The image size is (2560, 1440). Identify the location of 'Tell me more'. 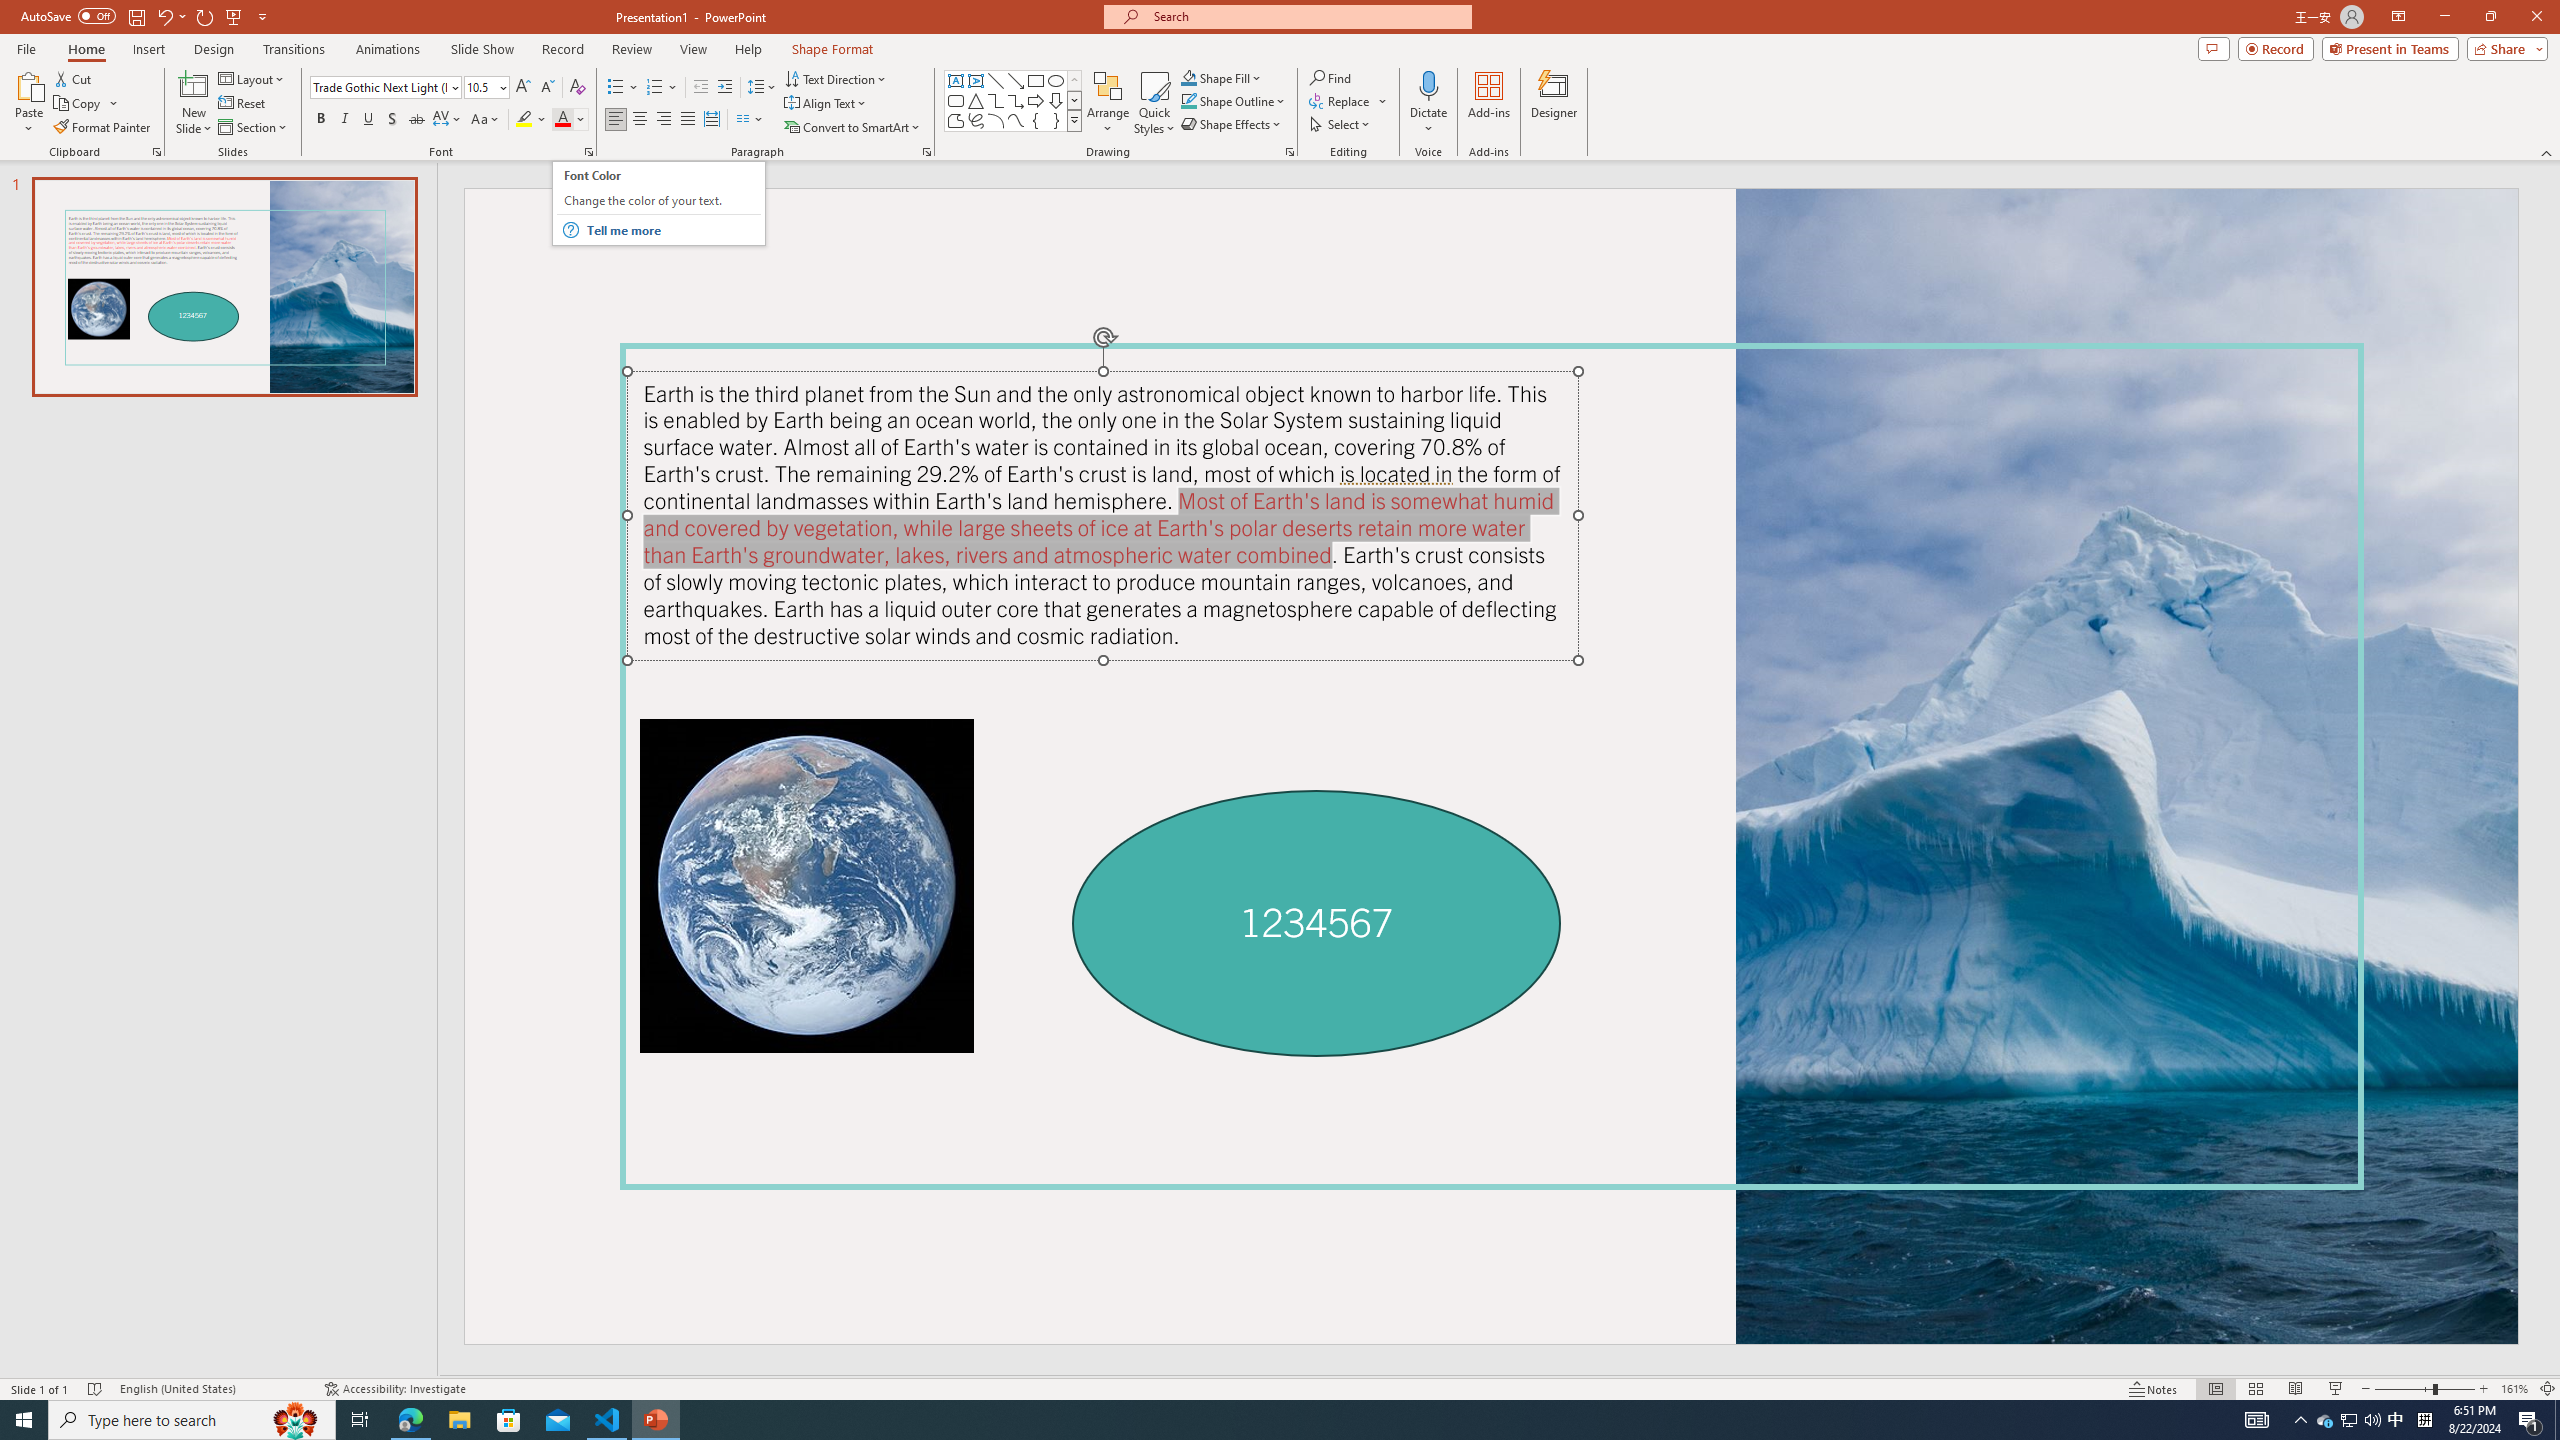
(672, 229).